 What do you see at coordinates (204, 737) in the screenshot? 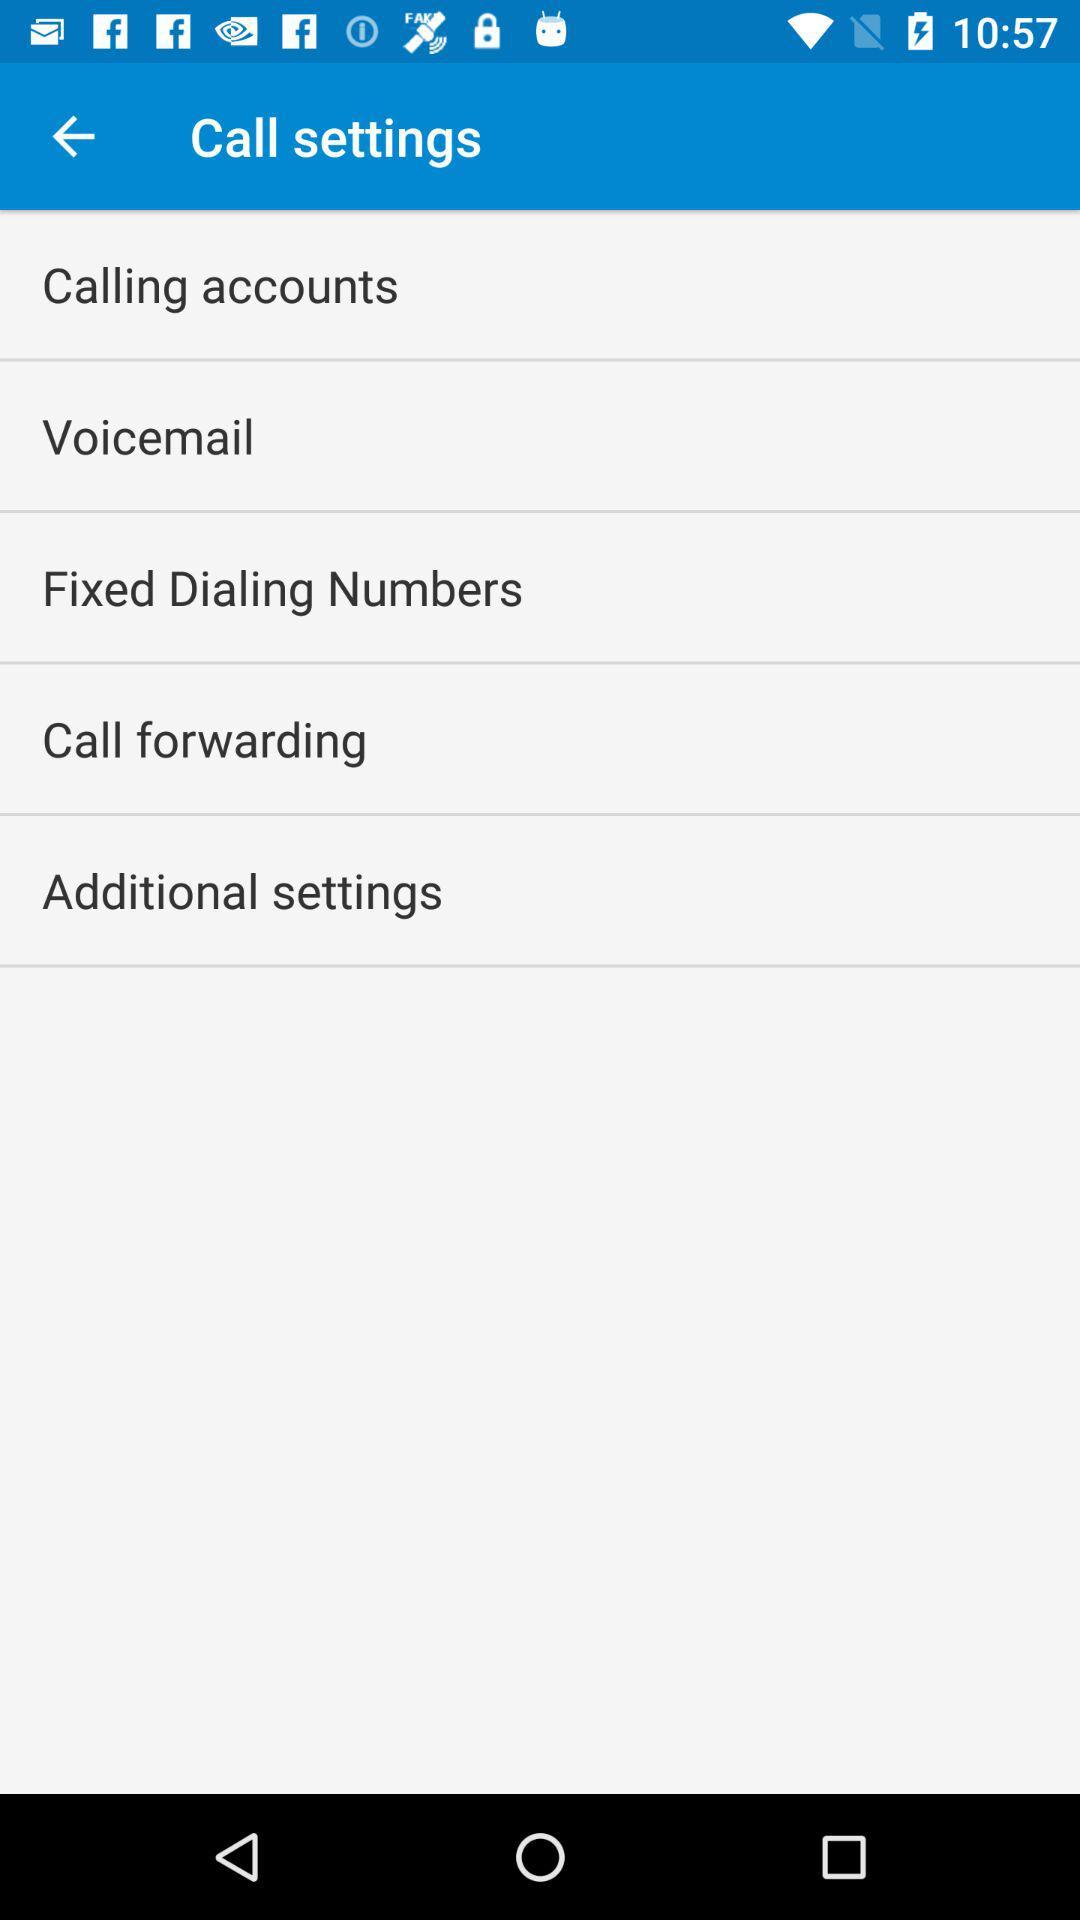
I see `icon below the fixed dialing numbers icon` at bounding box center [204, 737].